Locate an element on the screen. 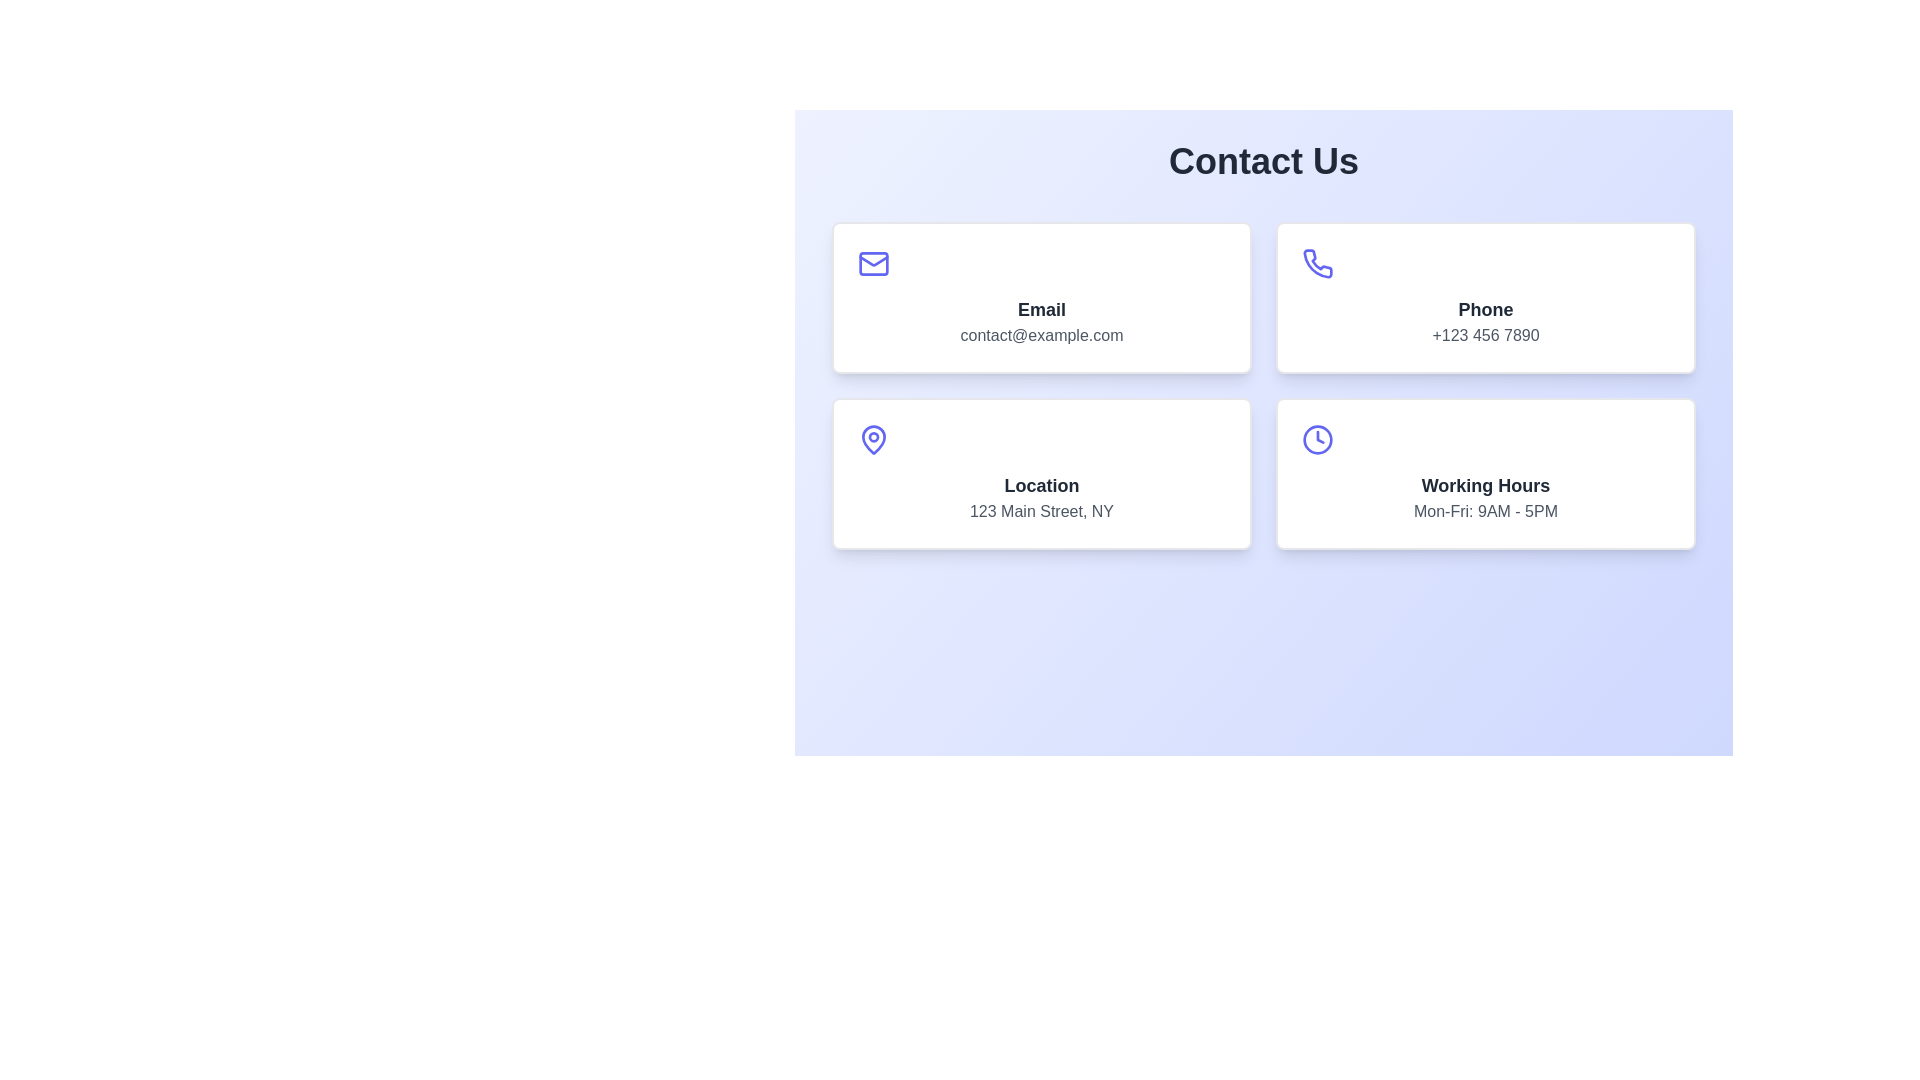 The width and height of the screenshot is (1920, 1080). the Interactive card located at the top left of the grid layout to possibly initiate an email action is located at coordinates (1040, 297).